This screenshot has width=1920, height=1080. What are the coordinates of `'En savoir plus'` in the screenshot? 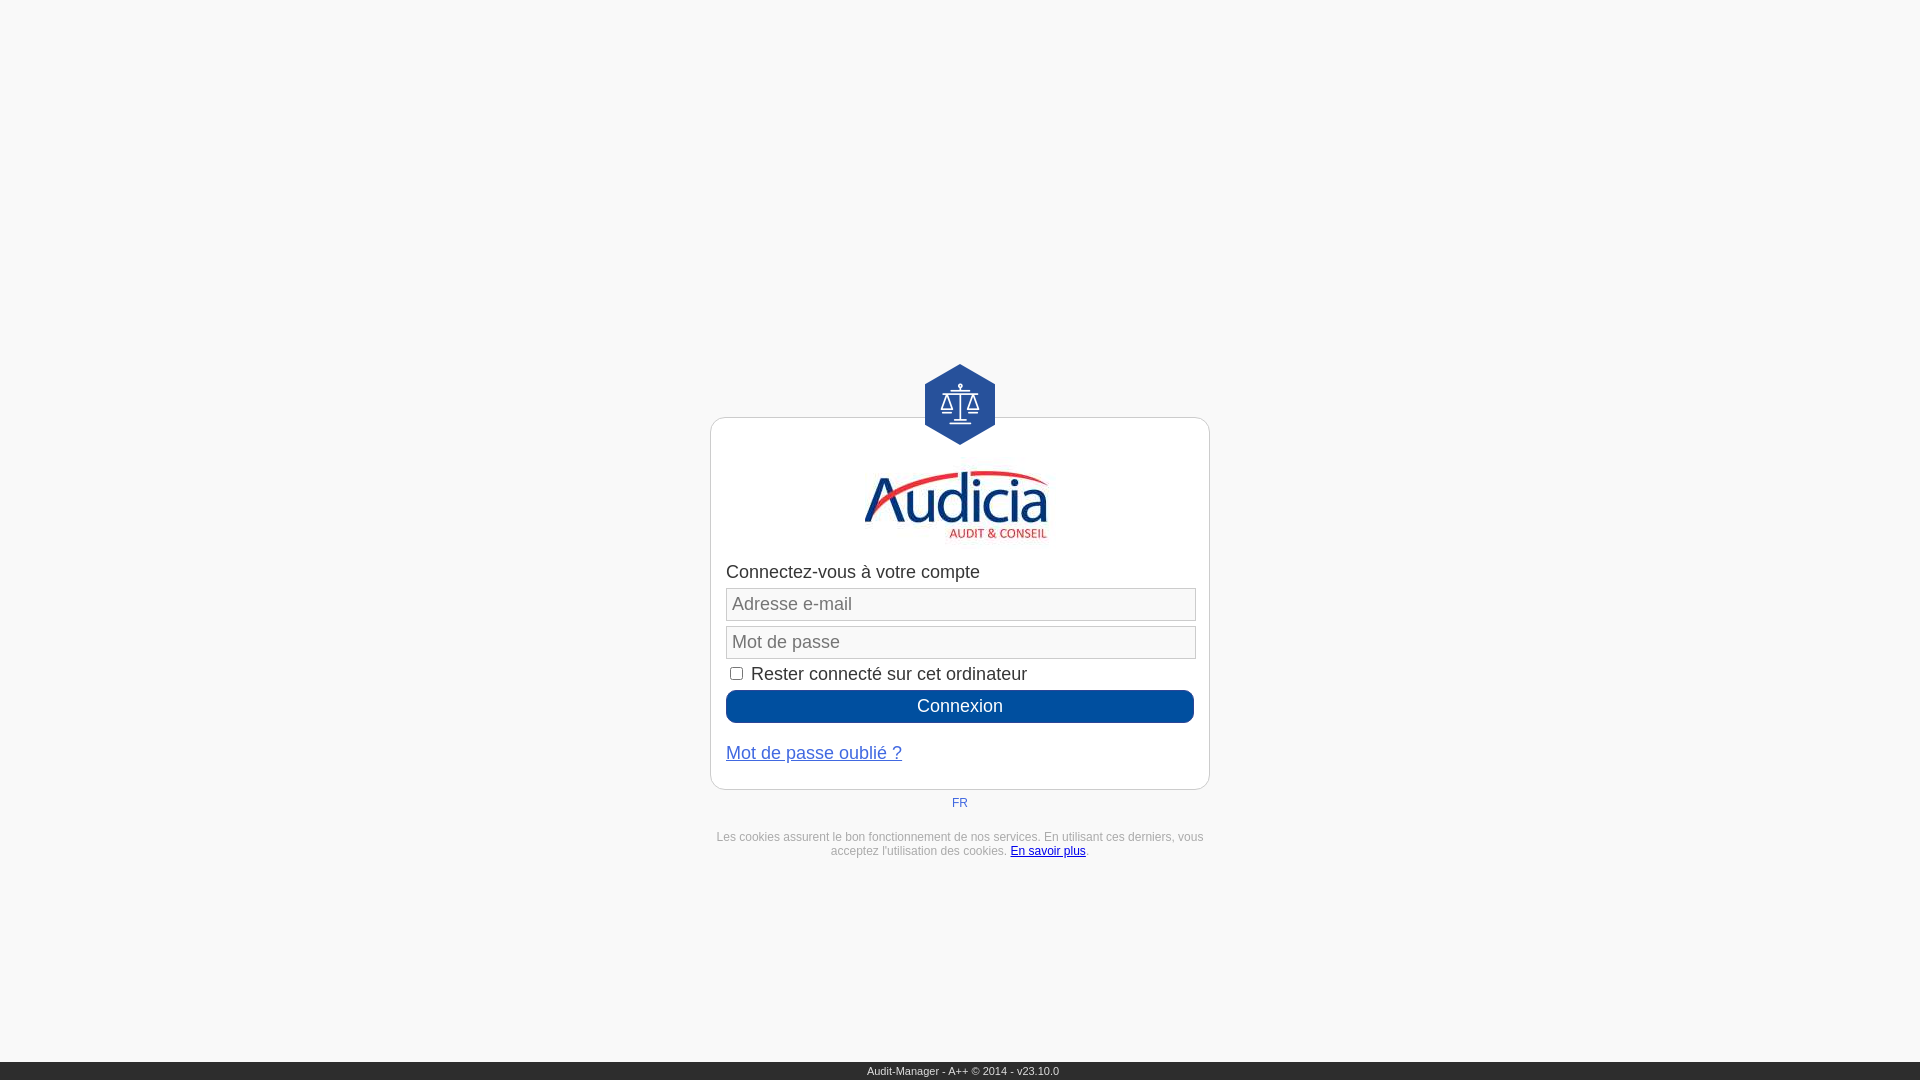 It's located at (1046, 851).